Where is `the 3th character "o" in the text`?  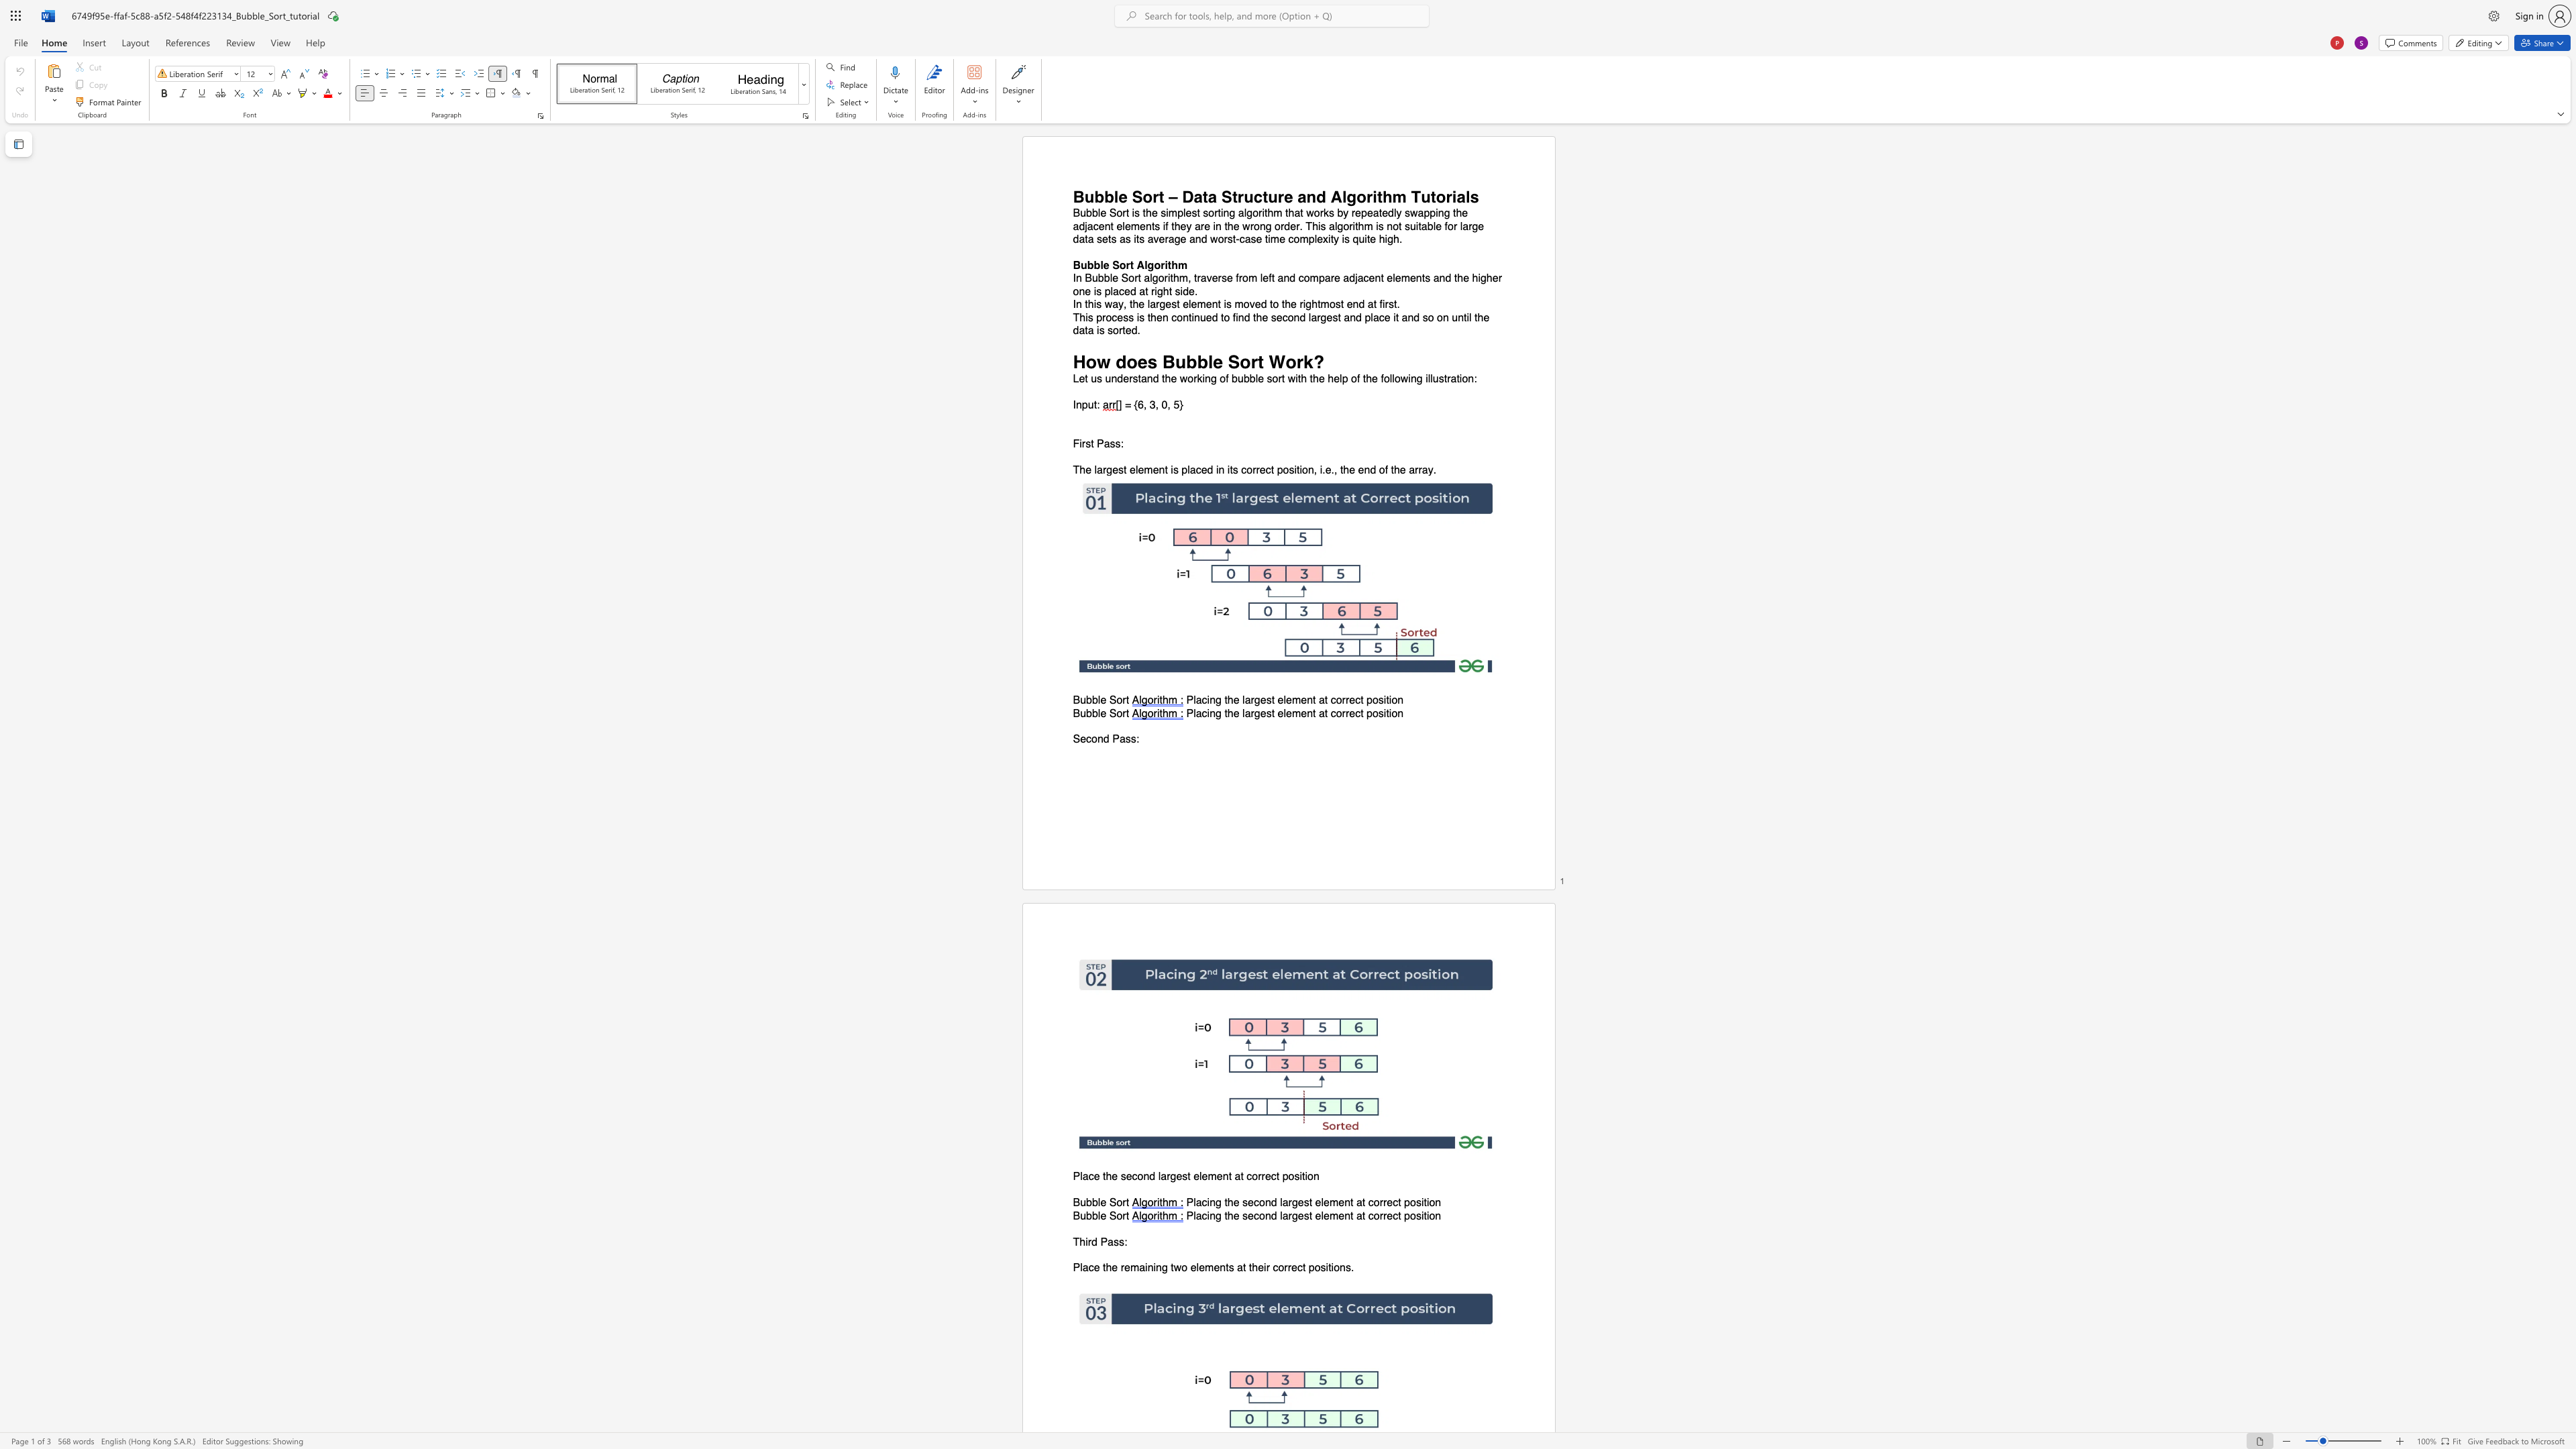 the 3th character "o" in the text is located at coordinates (1244, 361).